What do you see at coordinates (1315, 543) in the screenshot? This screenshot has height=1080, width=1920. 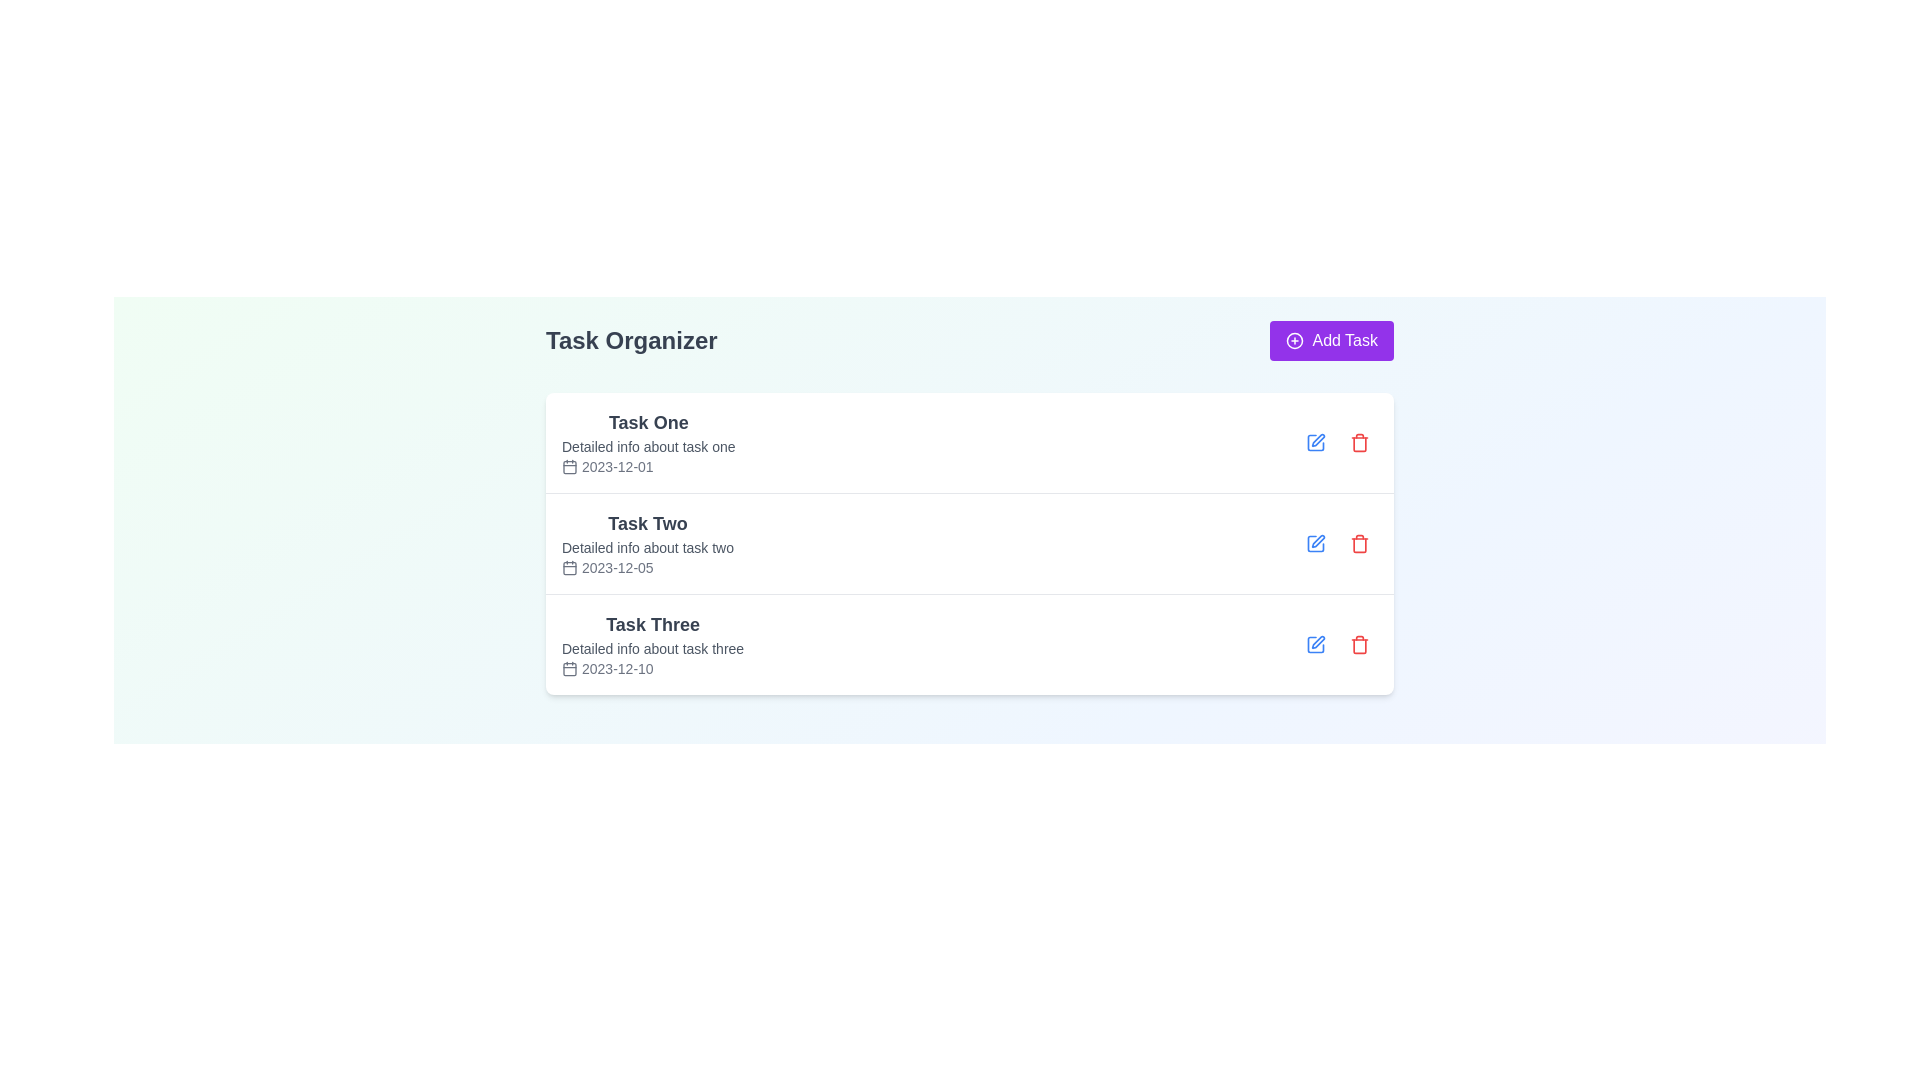 I see `the edit button next to the 'Task Two' item in the task list` at bounding box center [1315, 543].